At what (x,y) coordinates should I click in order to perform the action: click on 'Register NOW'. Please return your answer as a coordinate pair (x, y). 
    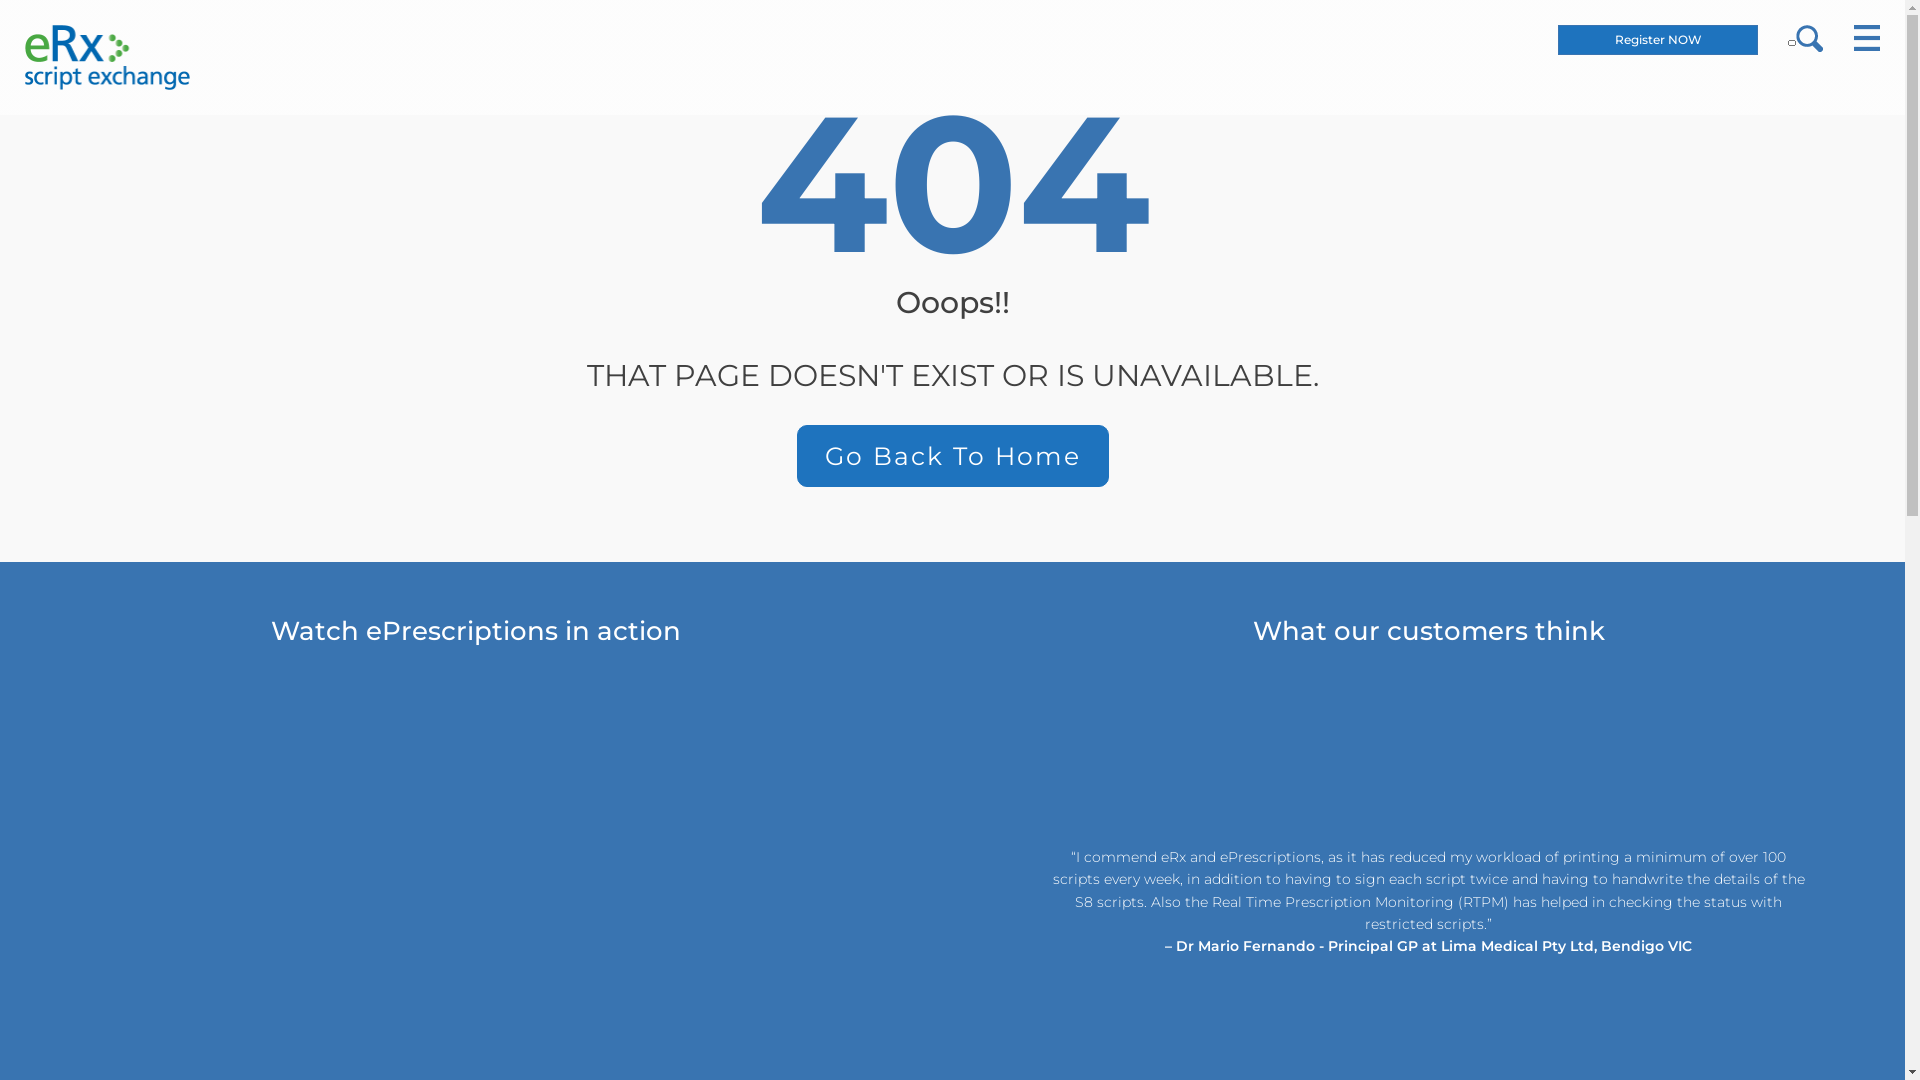
    Looking at the image, I should click on (1657, 39).